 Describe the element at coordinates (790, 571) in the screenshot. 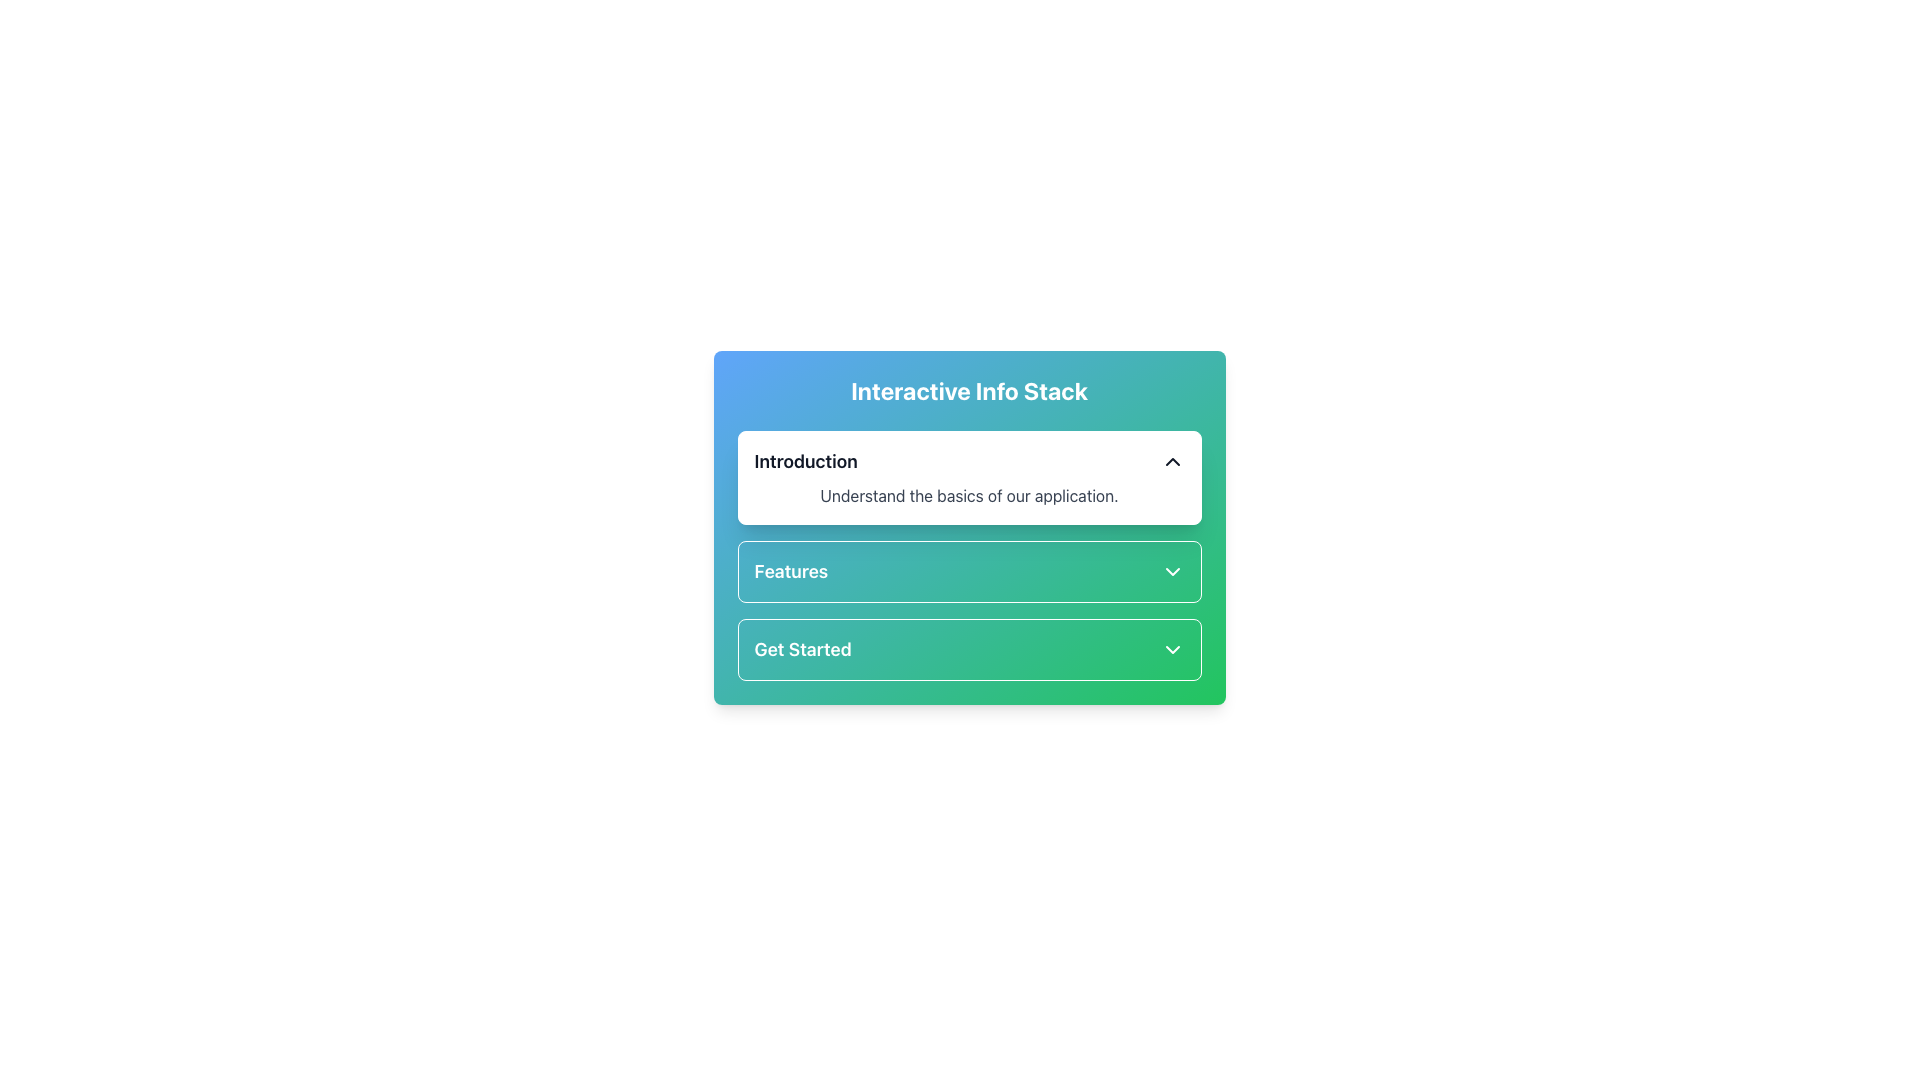

I see `the 'Features' text label, which is styled in bold white font against a gradient green background and is located between the 'Introduction' and 'Get Started' sections` at that location.